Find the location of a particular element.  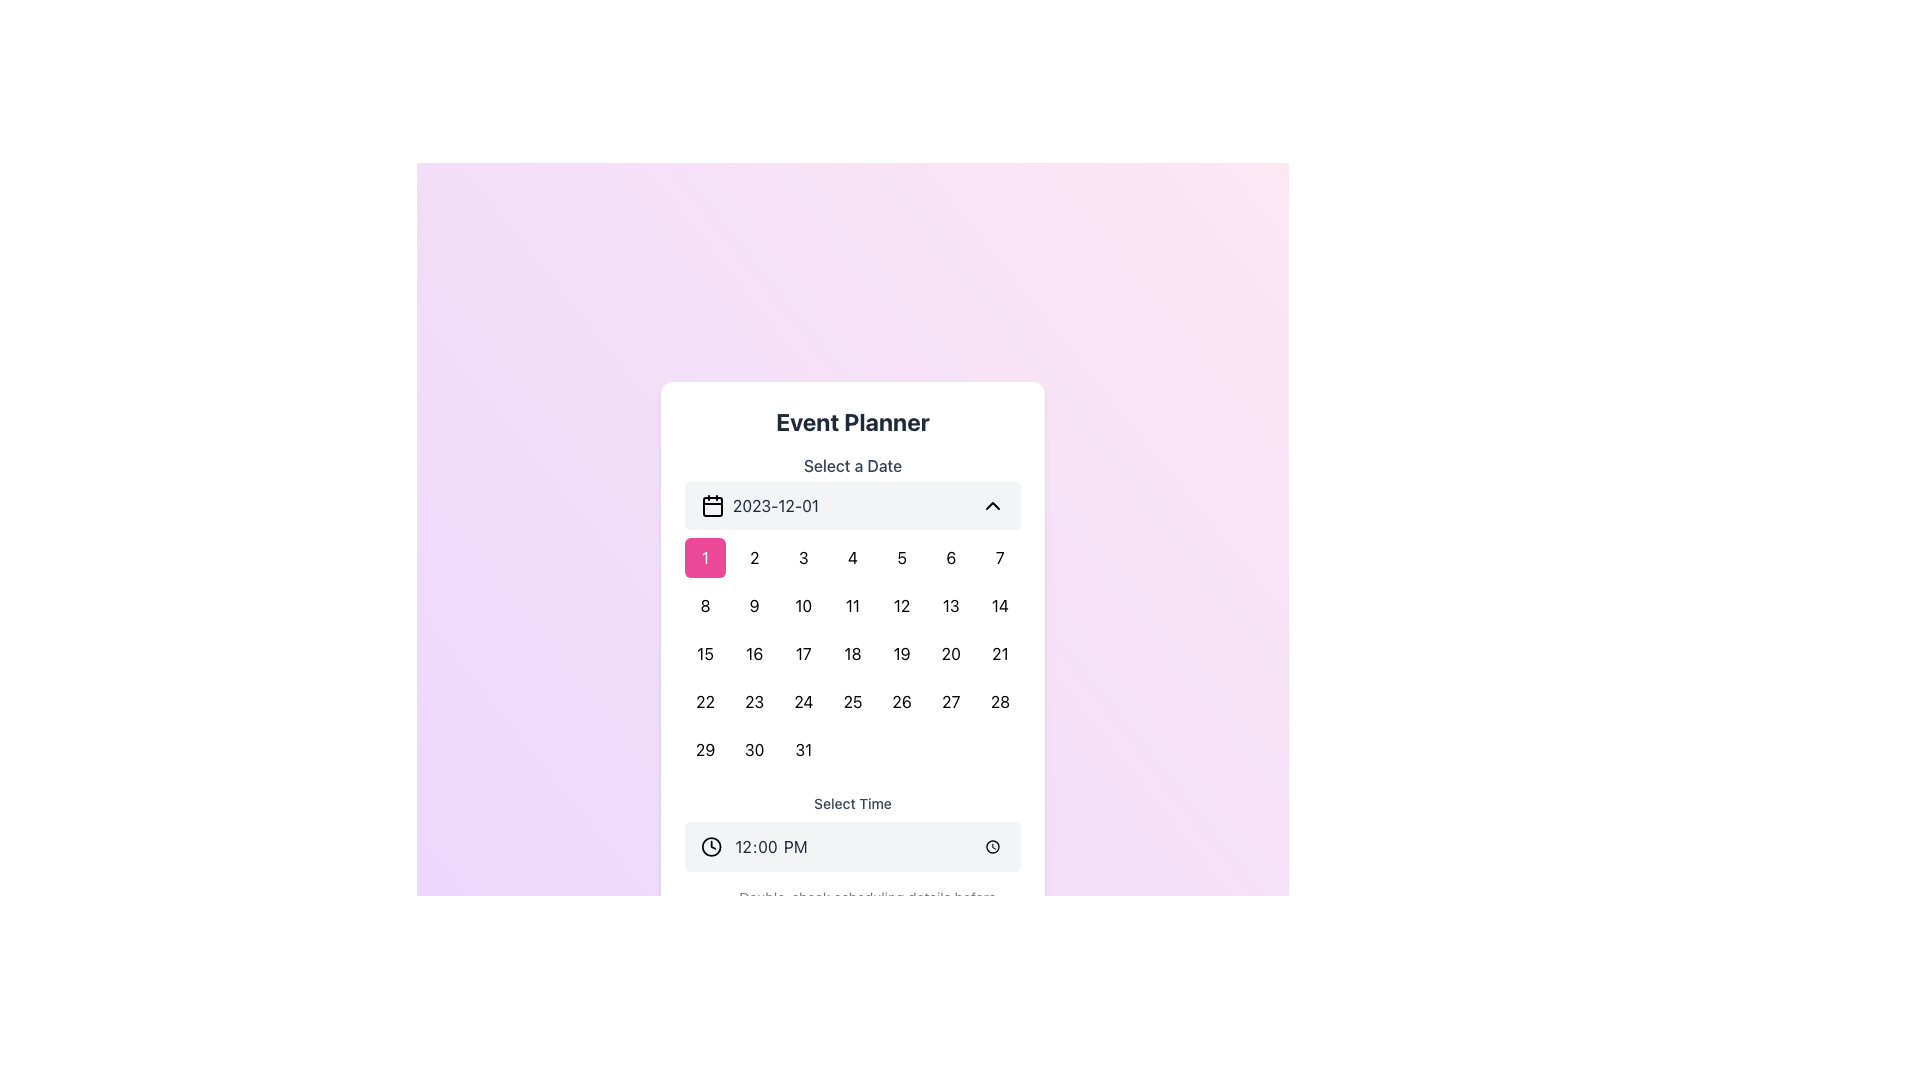

the interactive date selector button for December 7th, located in the first row of the calendar matrix in the 'Event Planner' interface is located at coordinates (1000, 558).